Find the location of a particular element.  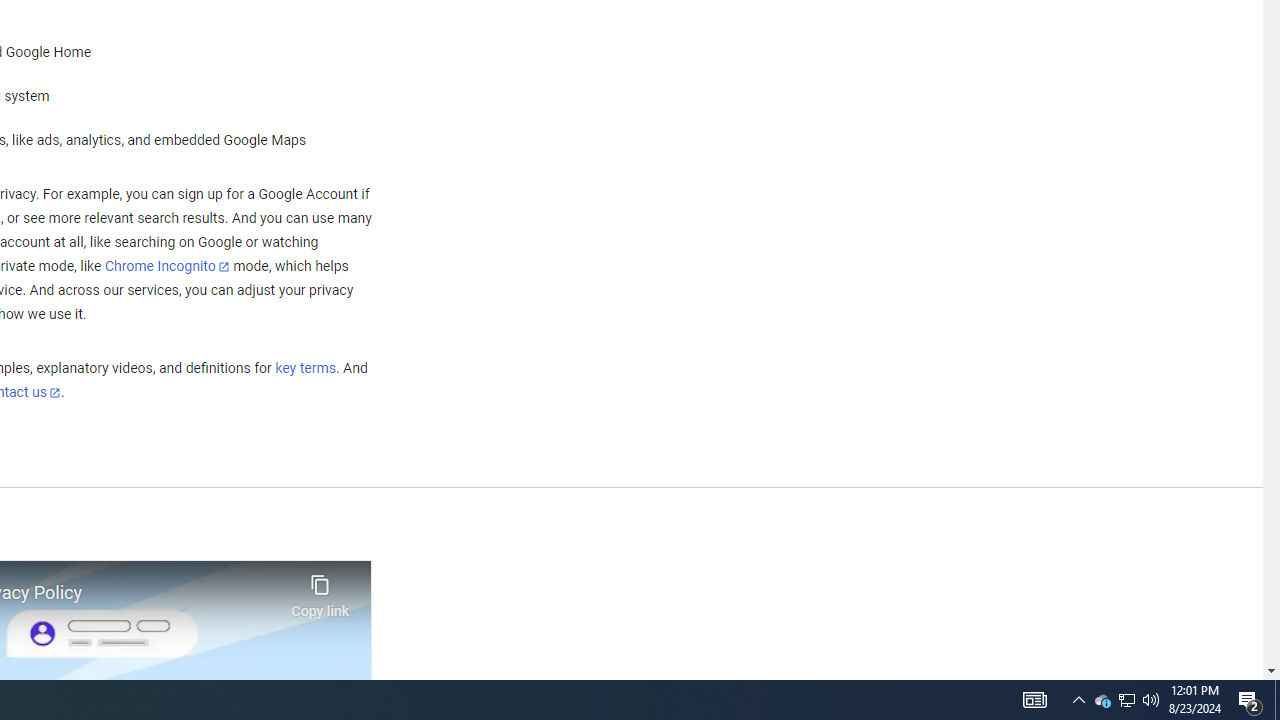

'Copy link' is located at coordinates (320, 590).